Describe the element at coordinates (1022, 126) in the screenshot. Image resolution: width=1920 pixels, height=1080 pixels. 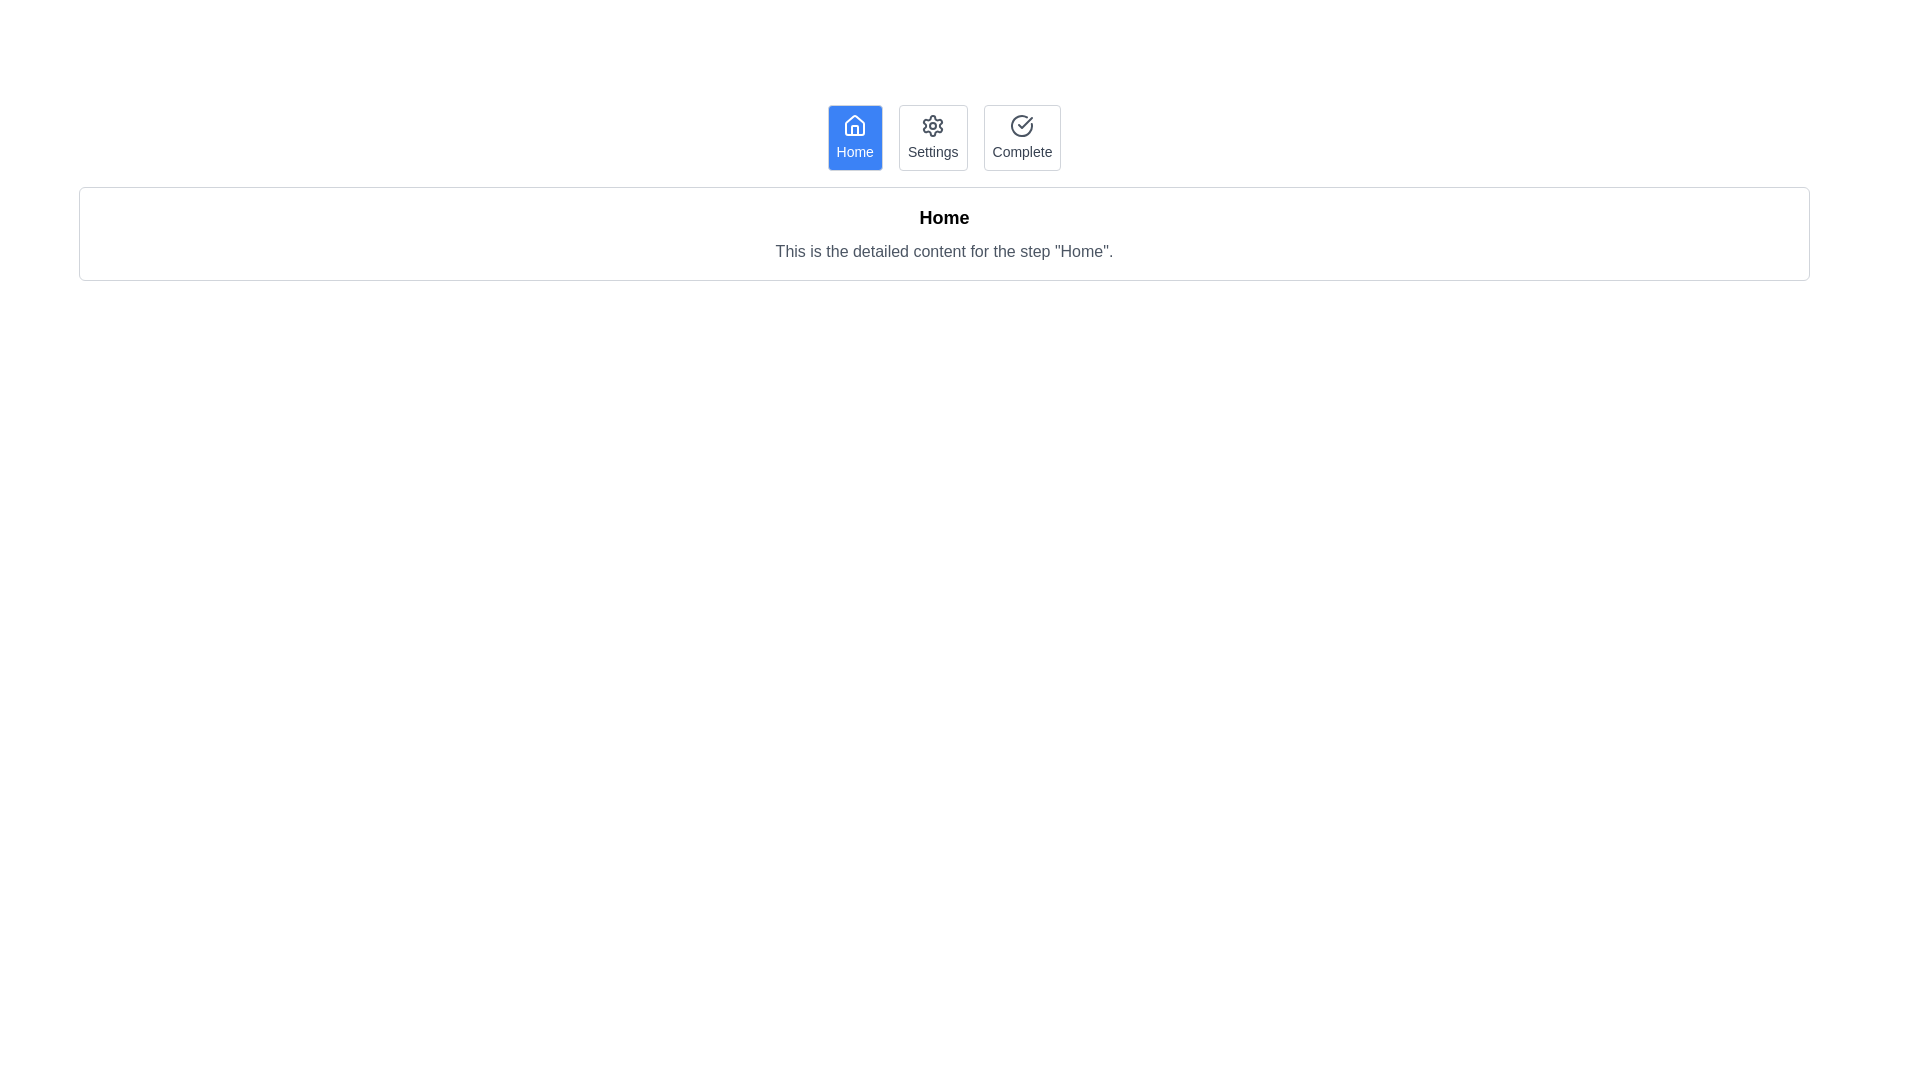
I see `the circular gray check icon located in the upper portion of the 'Complete' menu option` at that location.